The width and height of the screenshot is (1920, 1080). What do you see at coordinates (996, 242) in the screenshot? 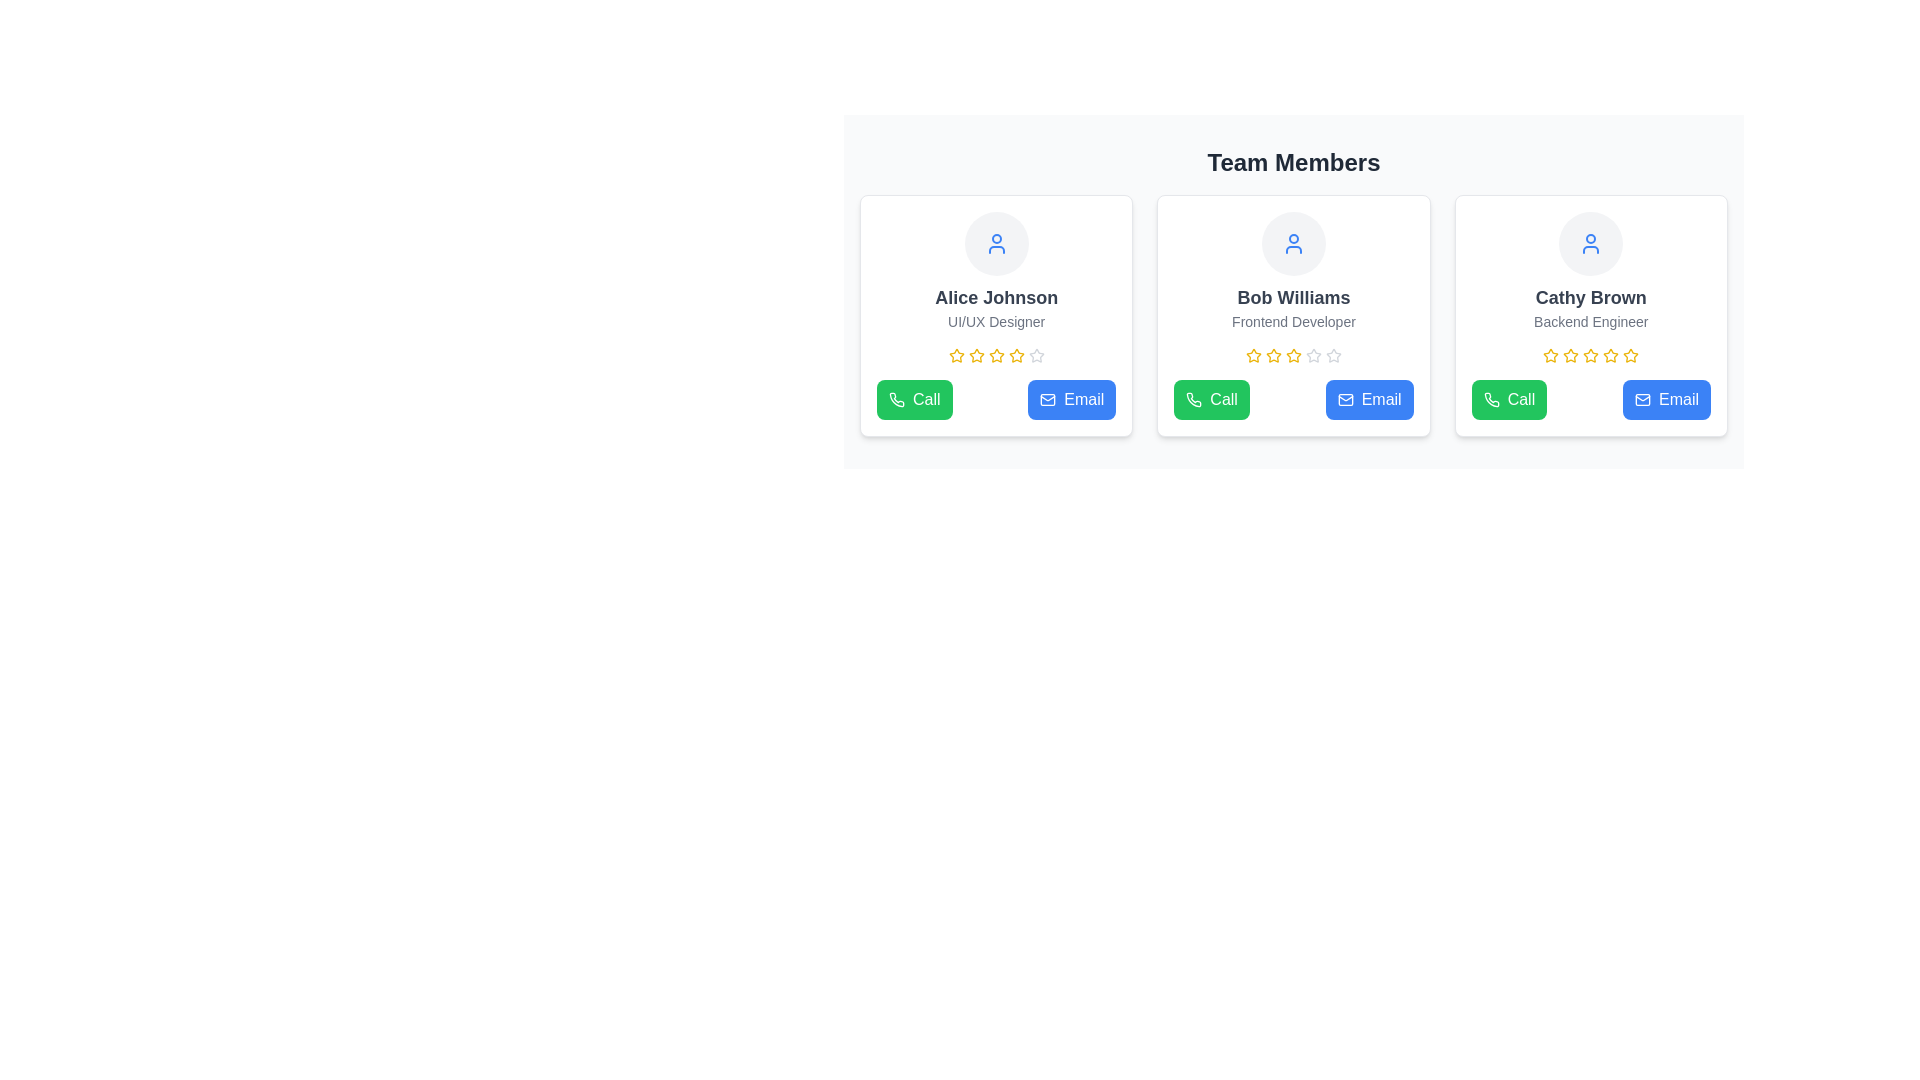
I see `the Profile Avatar of 'Alice Johnson'` at bounding box center [996, 242].